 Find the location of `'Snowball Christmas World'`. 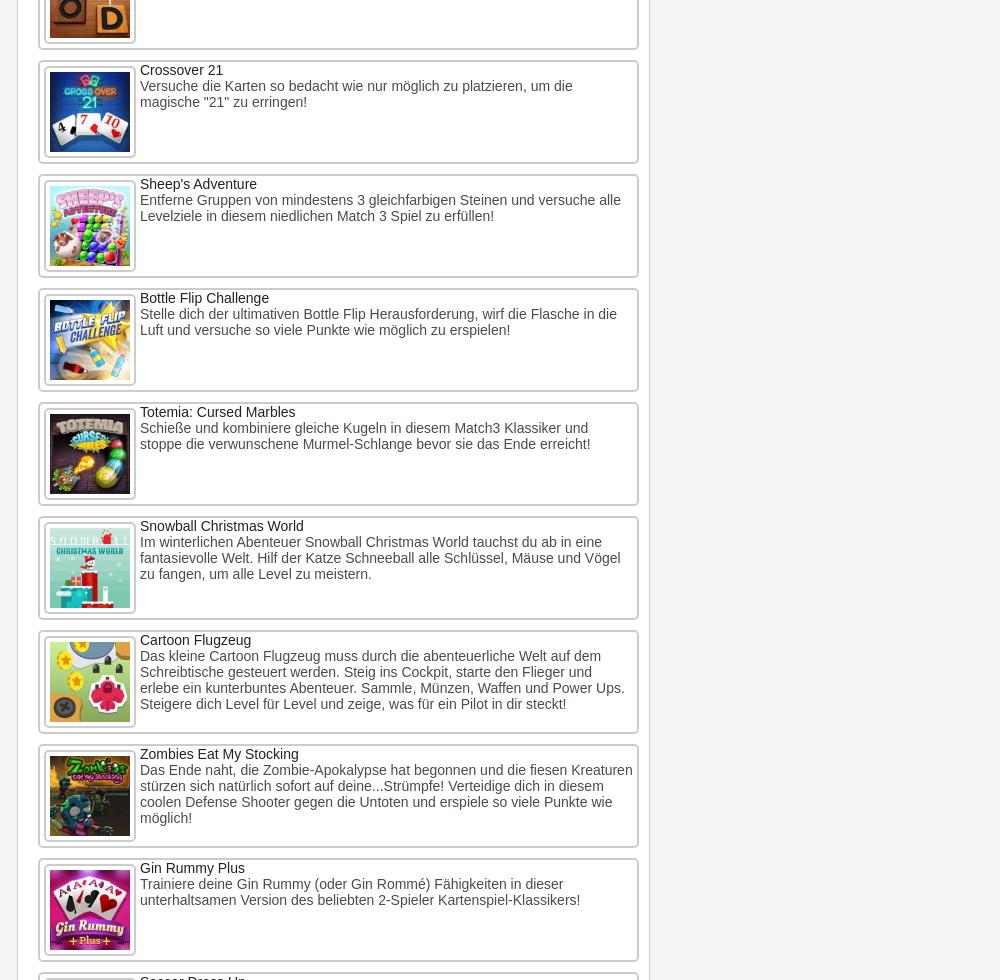

'Snowball Christmas World' is located at coordinates (220, 525).